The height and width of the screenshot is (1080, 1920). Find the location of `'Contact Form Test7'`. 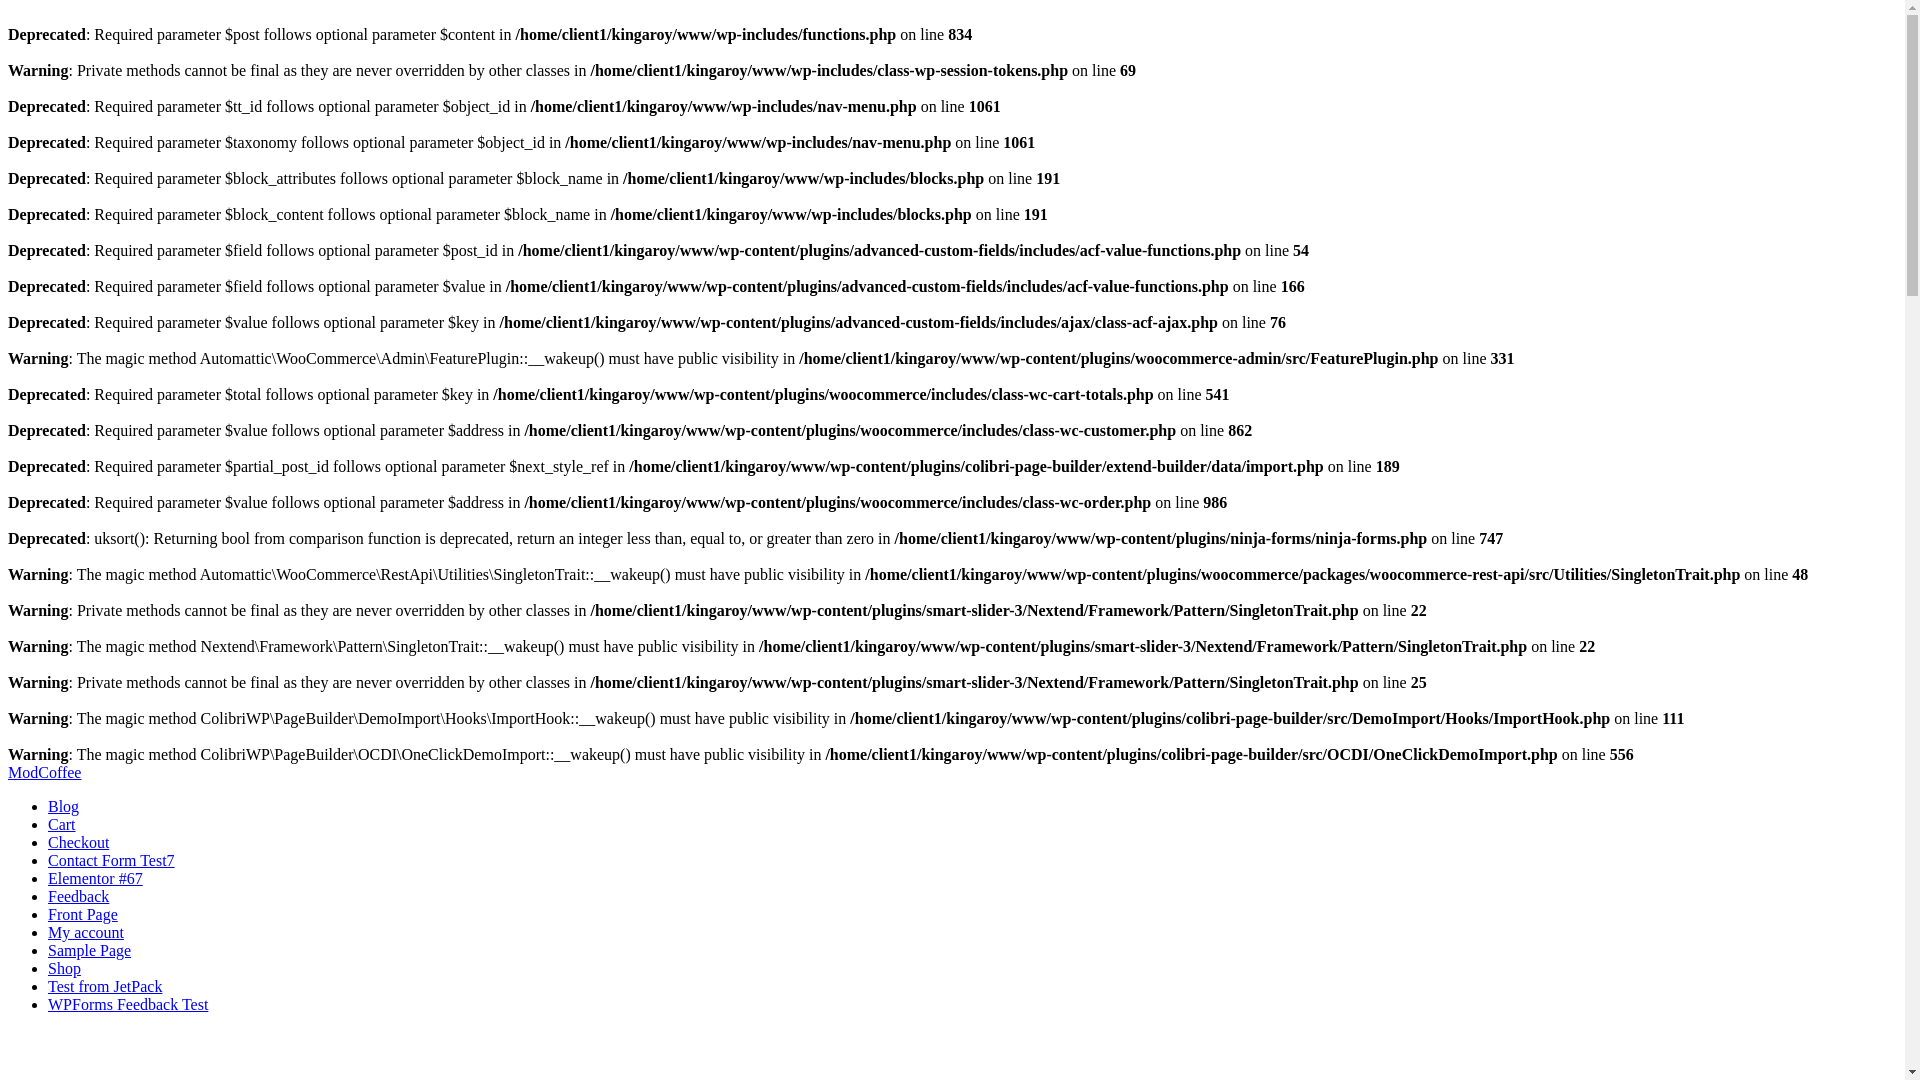

'Contact Form Test7' is located at coordinates (110, 859).